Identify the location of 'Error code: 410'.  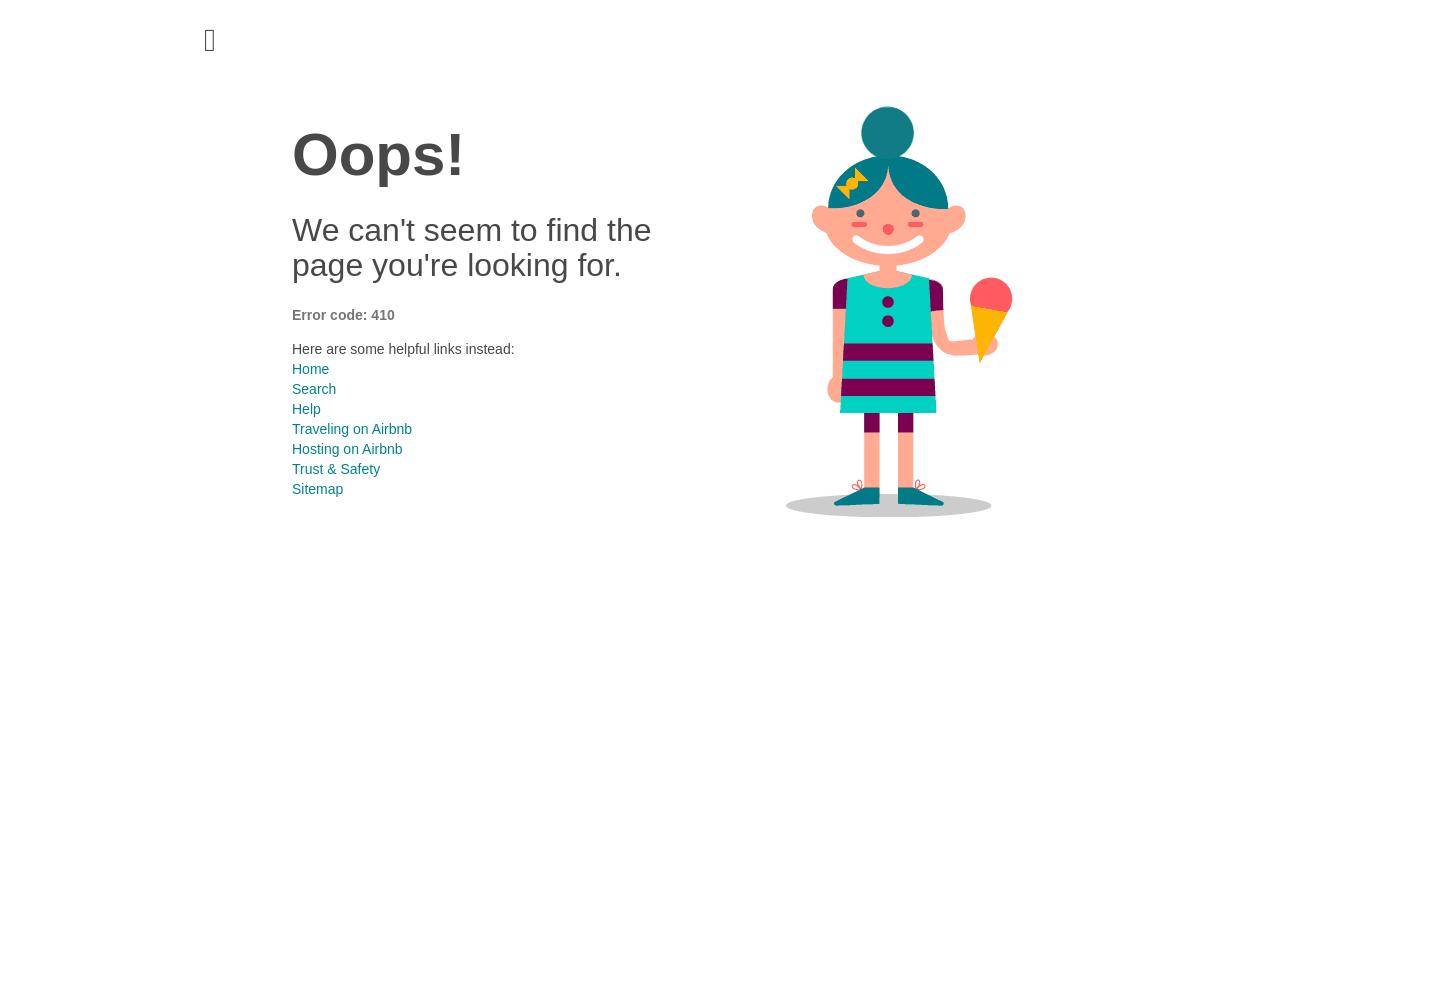
(343, 314).